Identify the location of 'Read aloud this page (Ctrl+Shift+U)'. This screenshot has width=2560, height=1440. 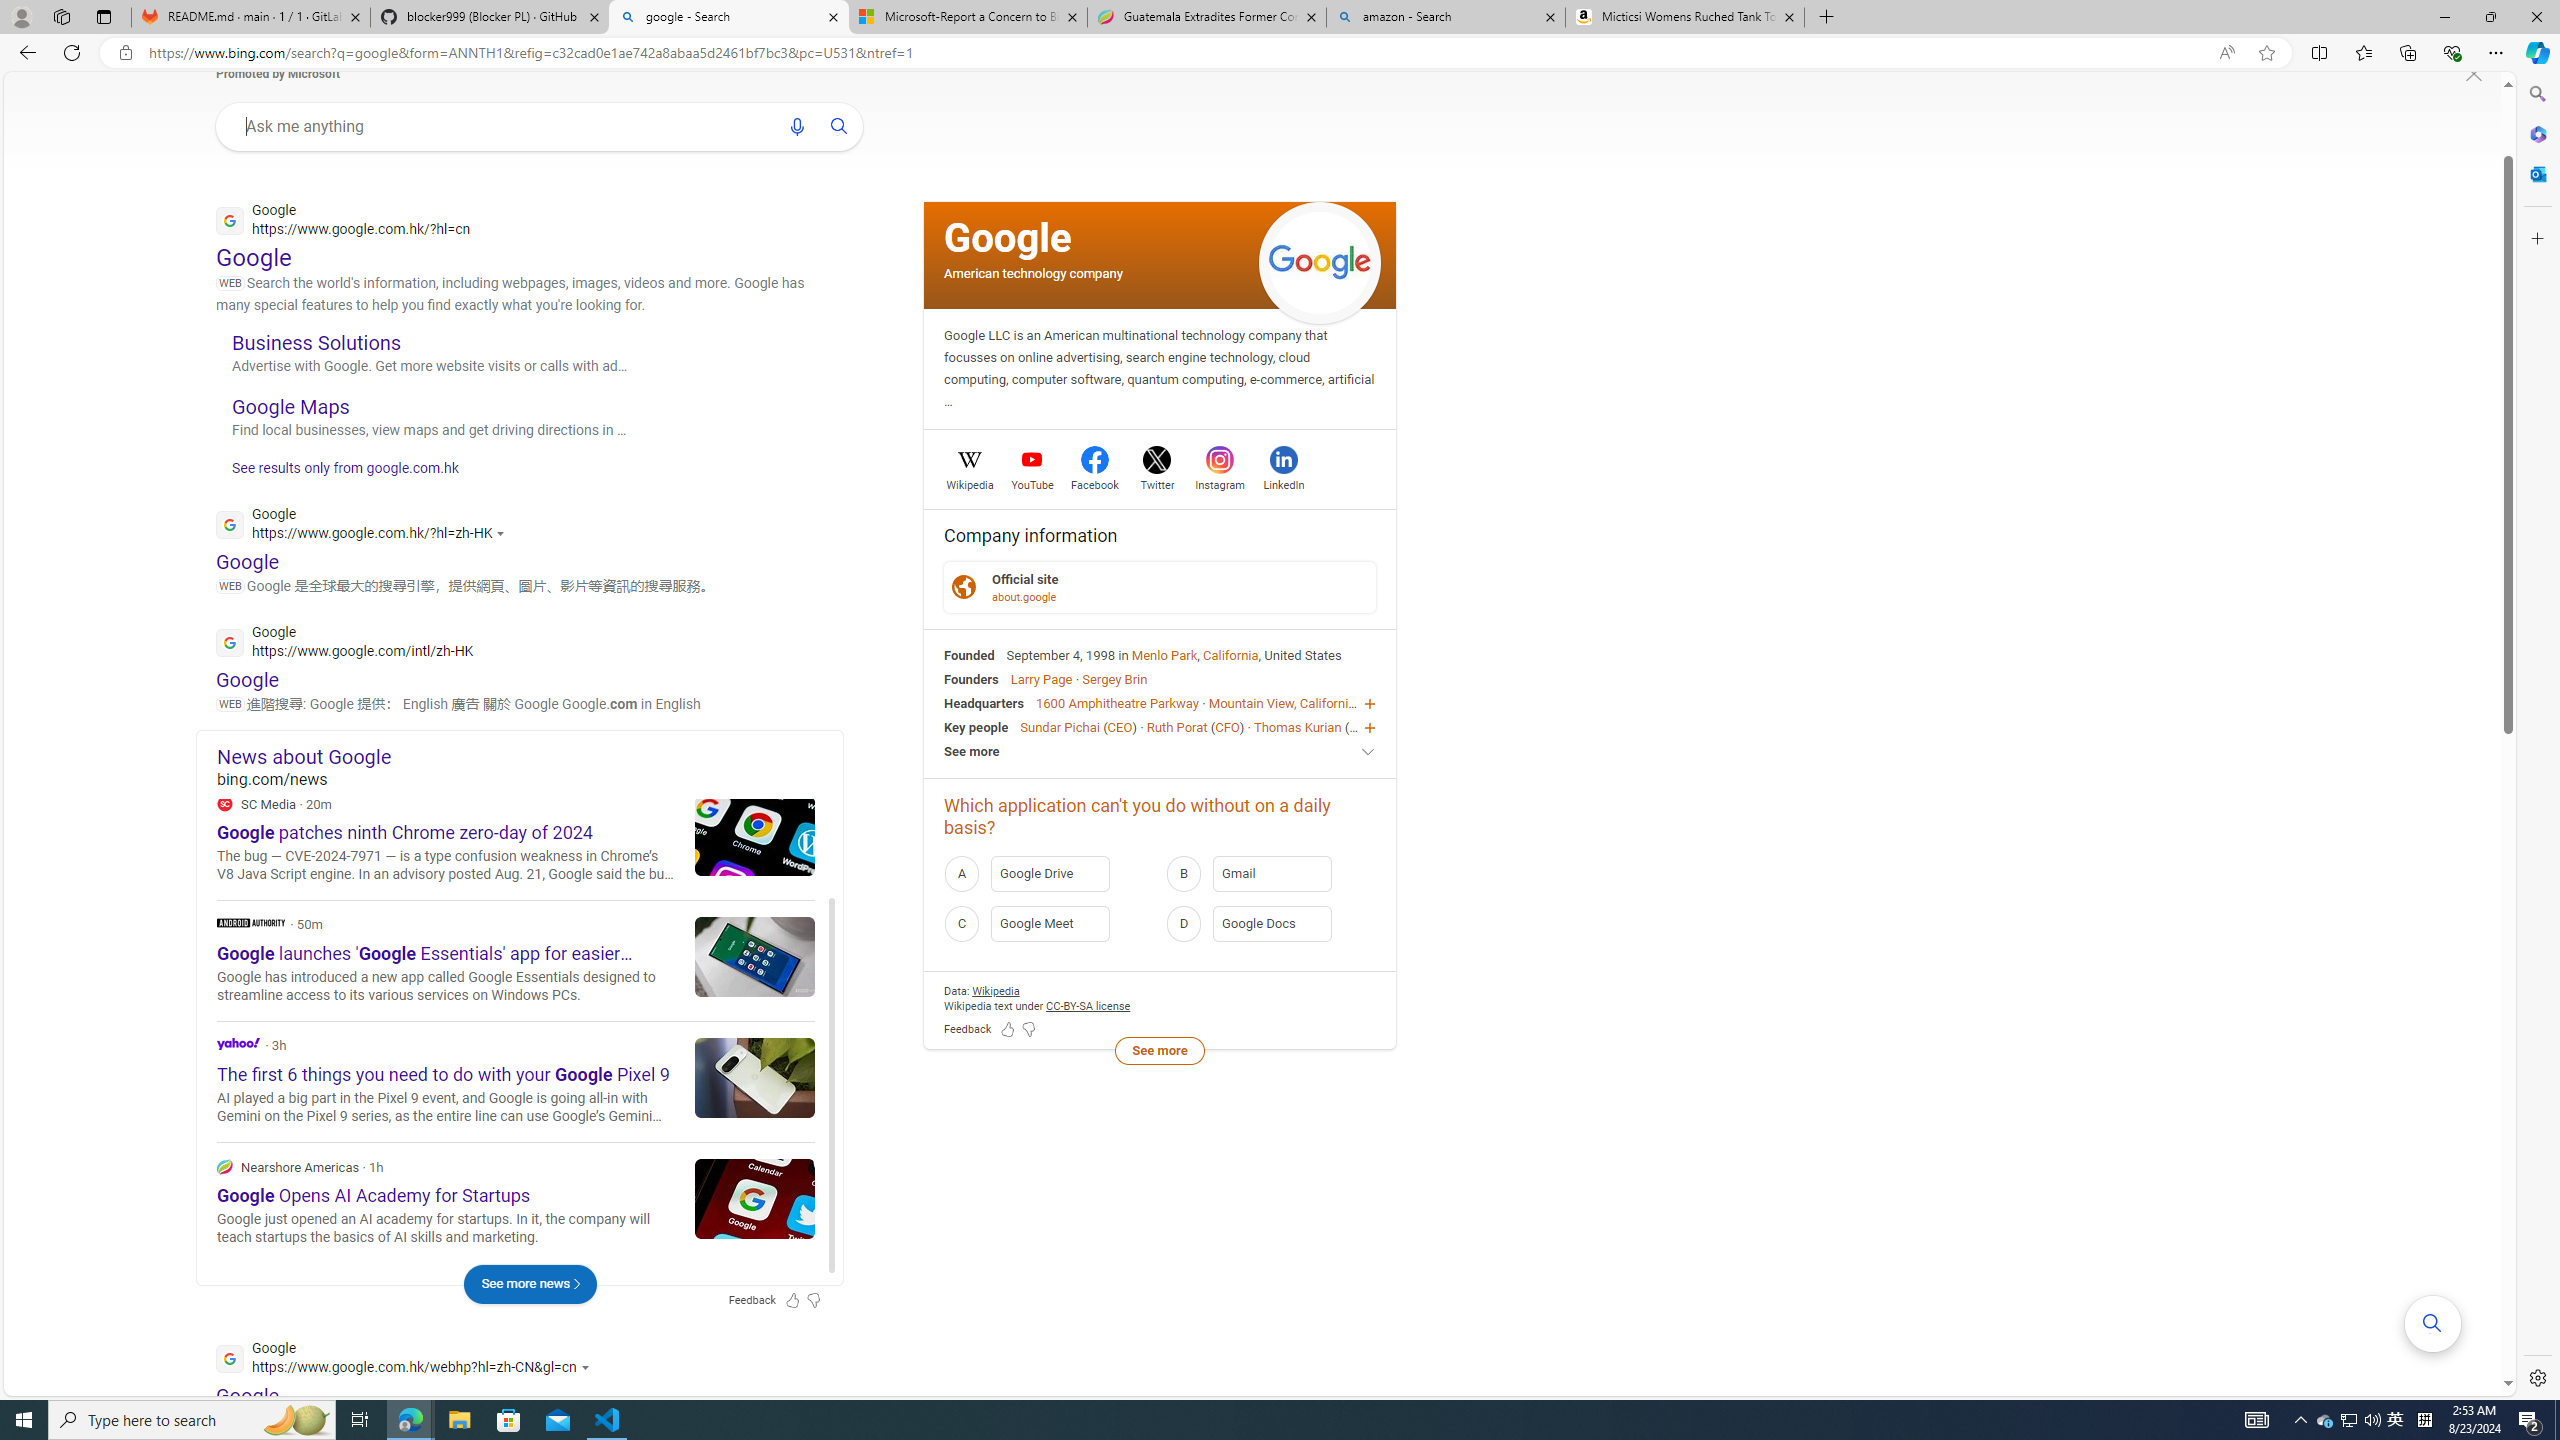
(2226, 53).